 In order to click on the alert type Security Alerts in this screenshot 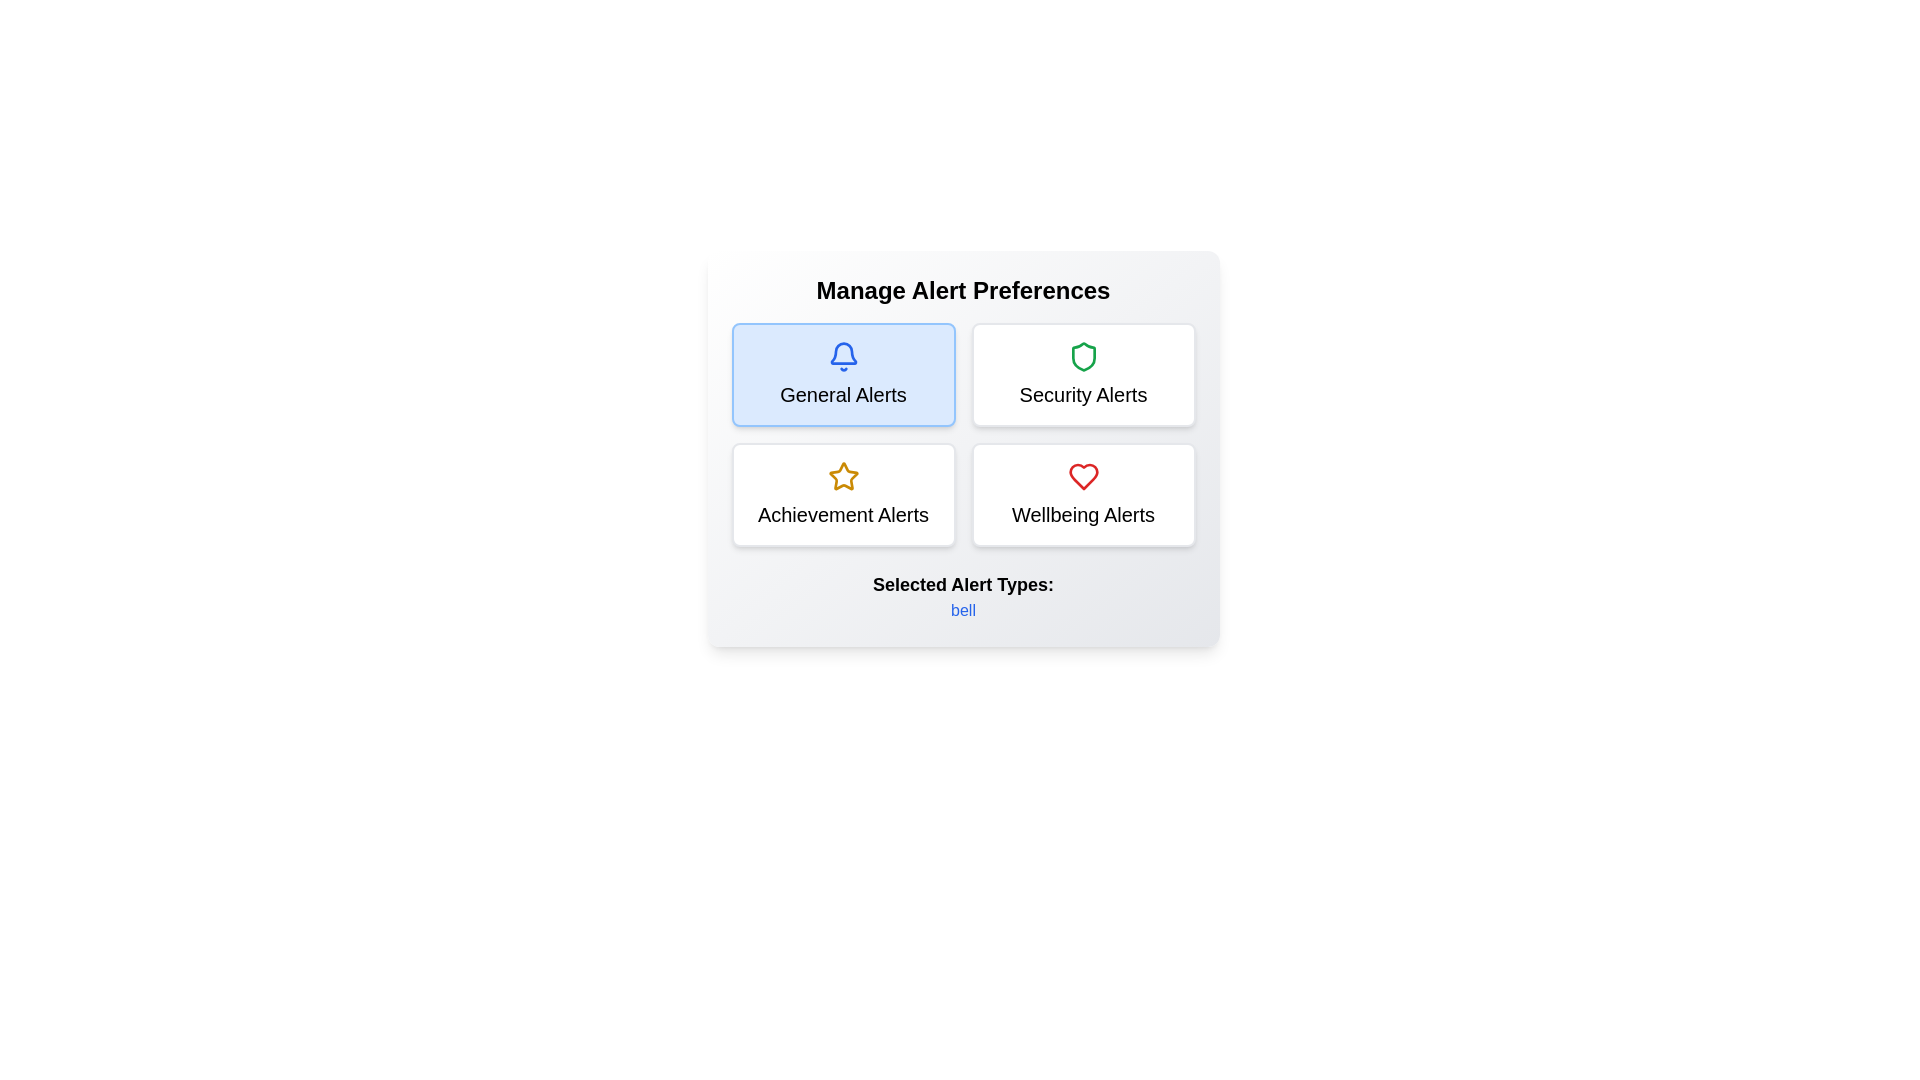, I will do `click(1082, 374)`.